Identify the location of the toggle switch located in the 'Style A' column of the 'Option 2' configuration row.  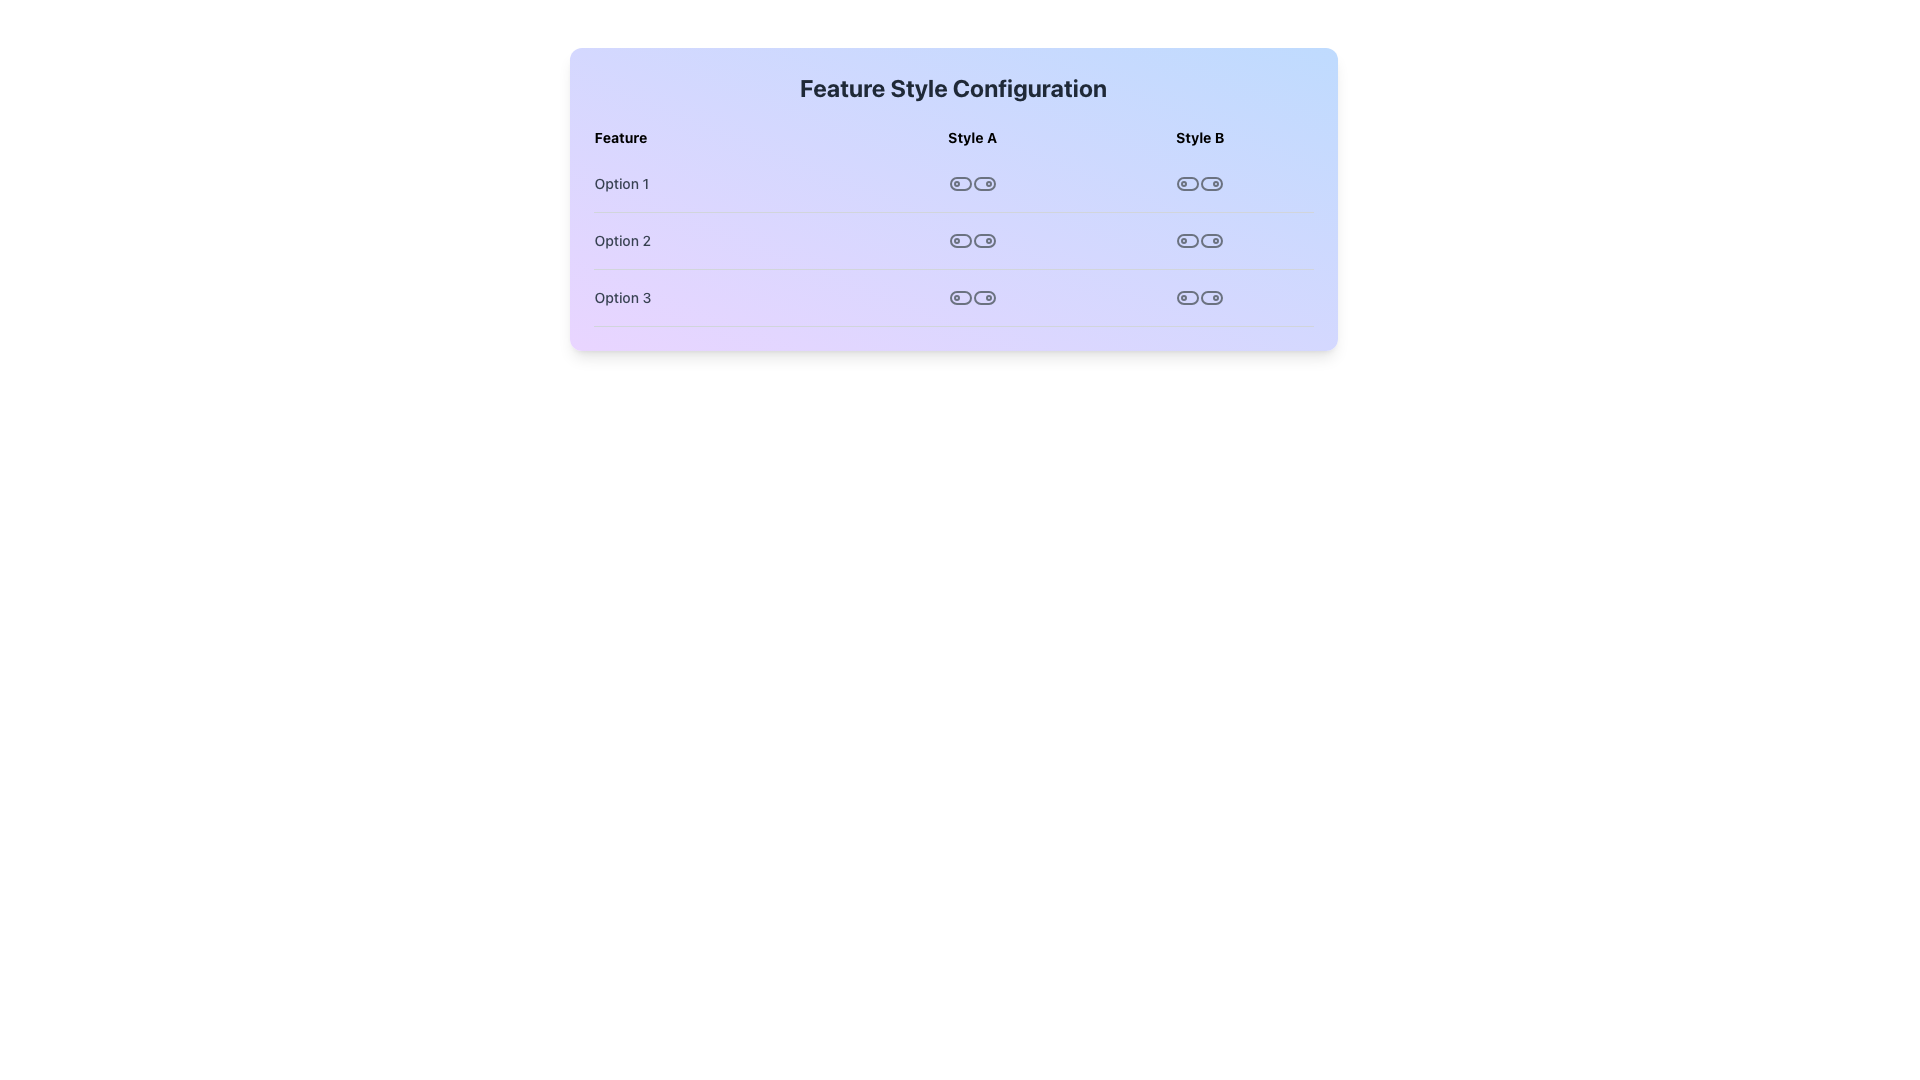
(971, 239).